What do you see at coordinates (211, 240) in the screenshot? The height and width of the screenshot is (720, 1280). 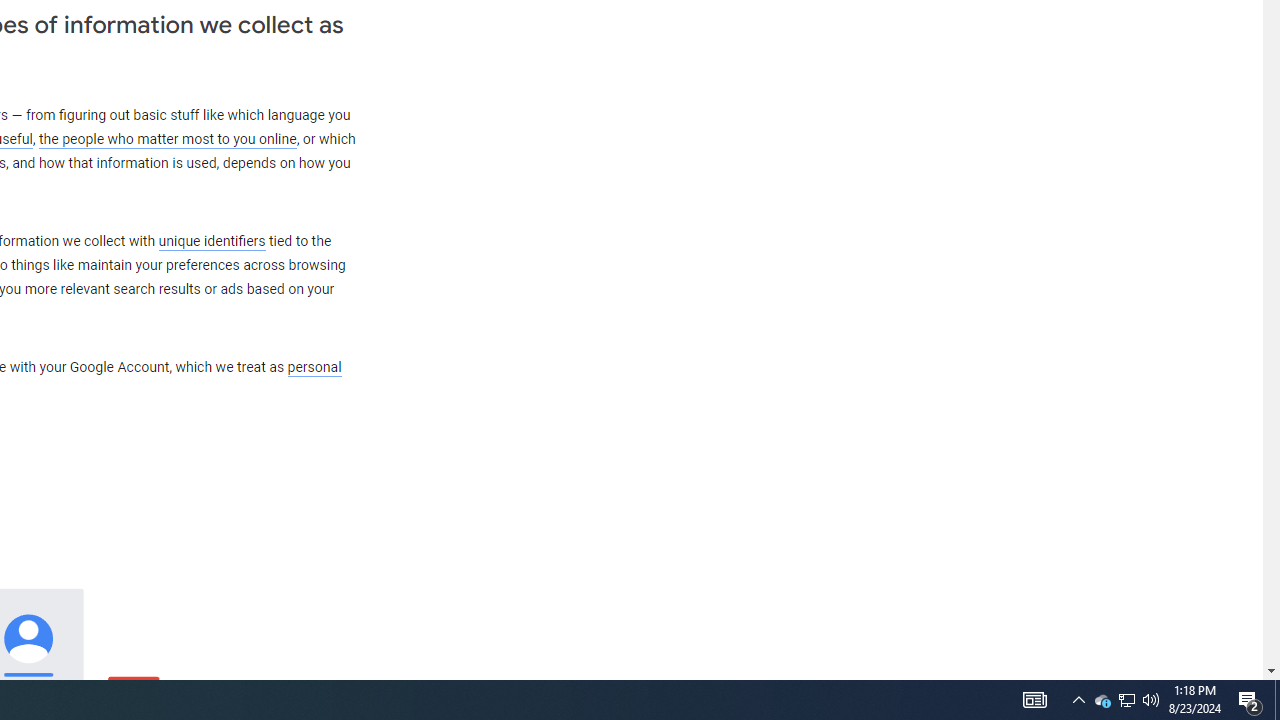 I see `'unique identifiers'` at bounding box center [211, 240].